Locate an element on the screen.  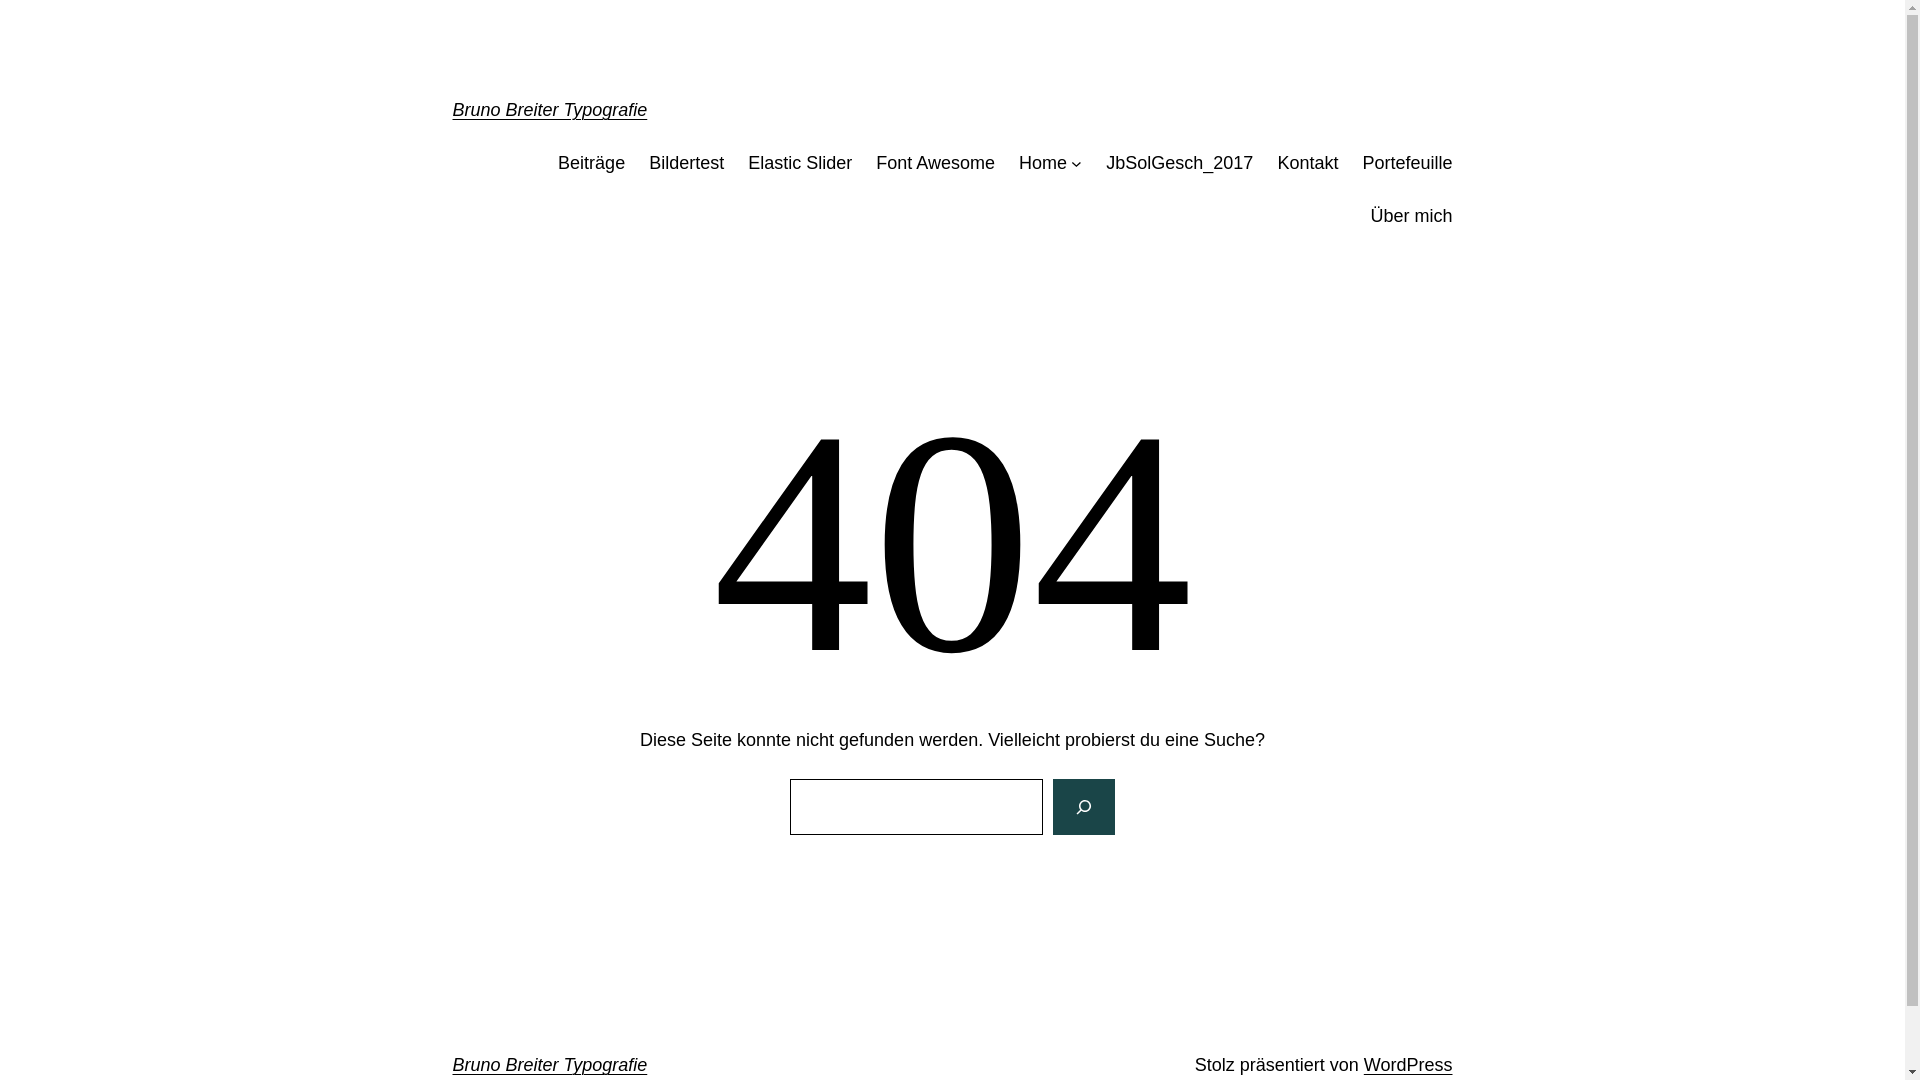
'Home' is located at coordinates (1018, 162).